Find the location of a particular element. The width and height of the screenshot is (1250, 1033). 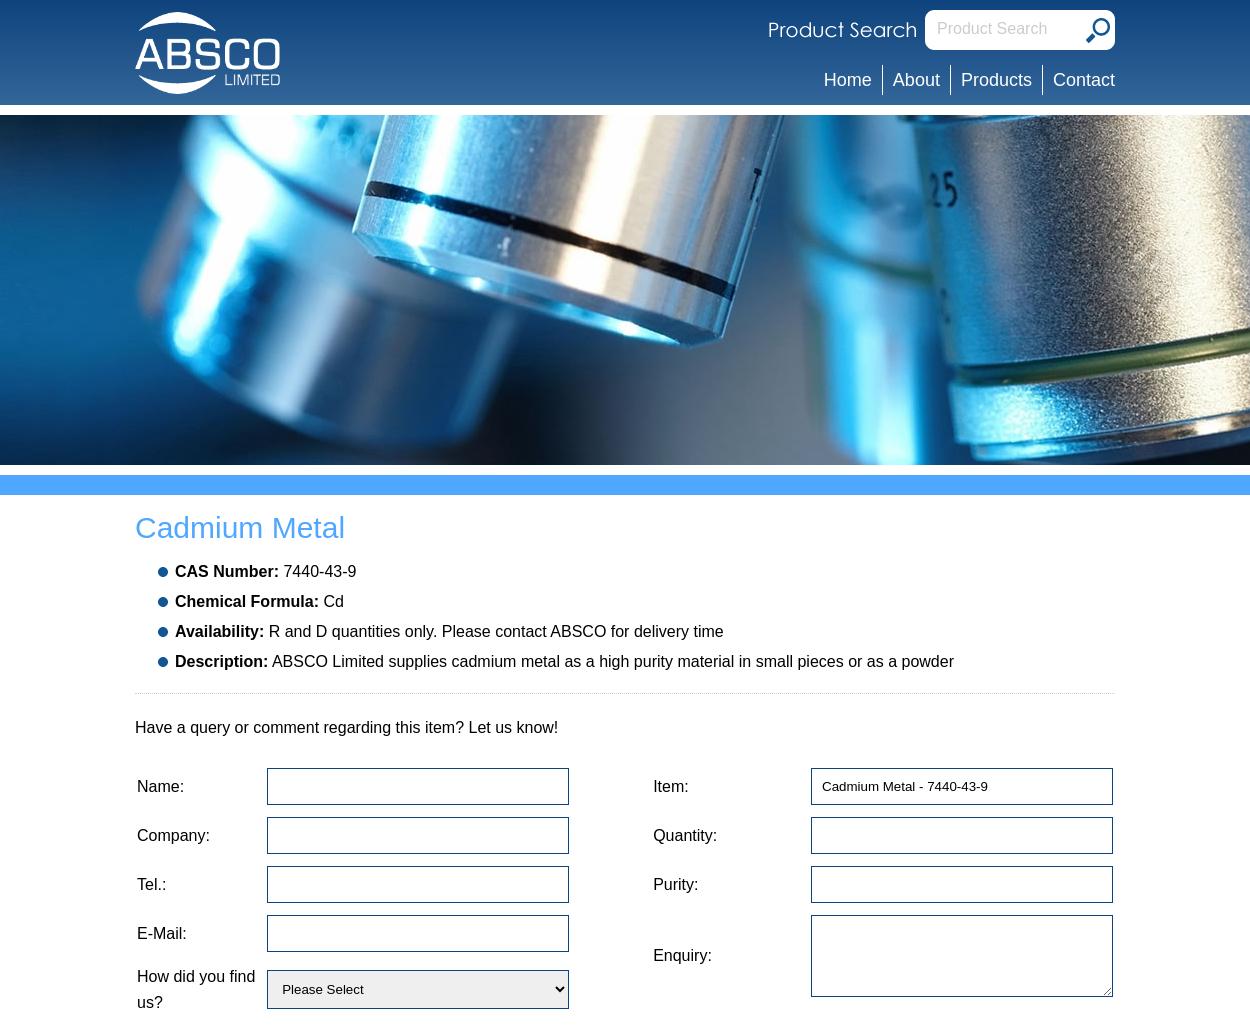

'Item:' is located at coordinates (670, 785).